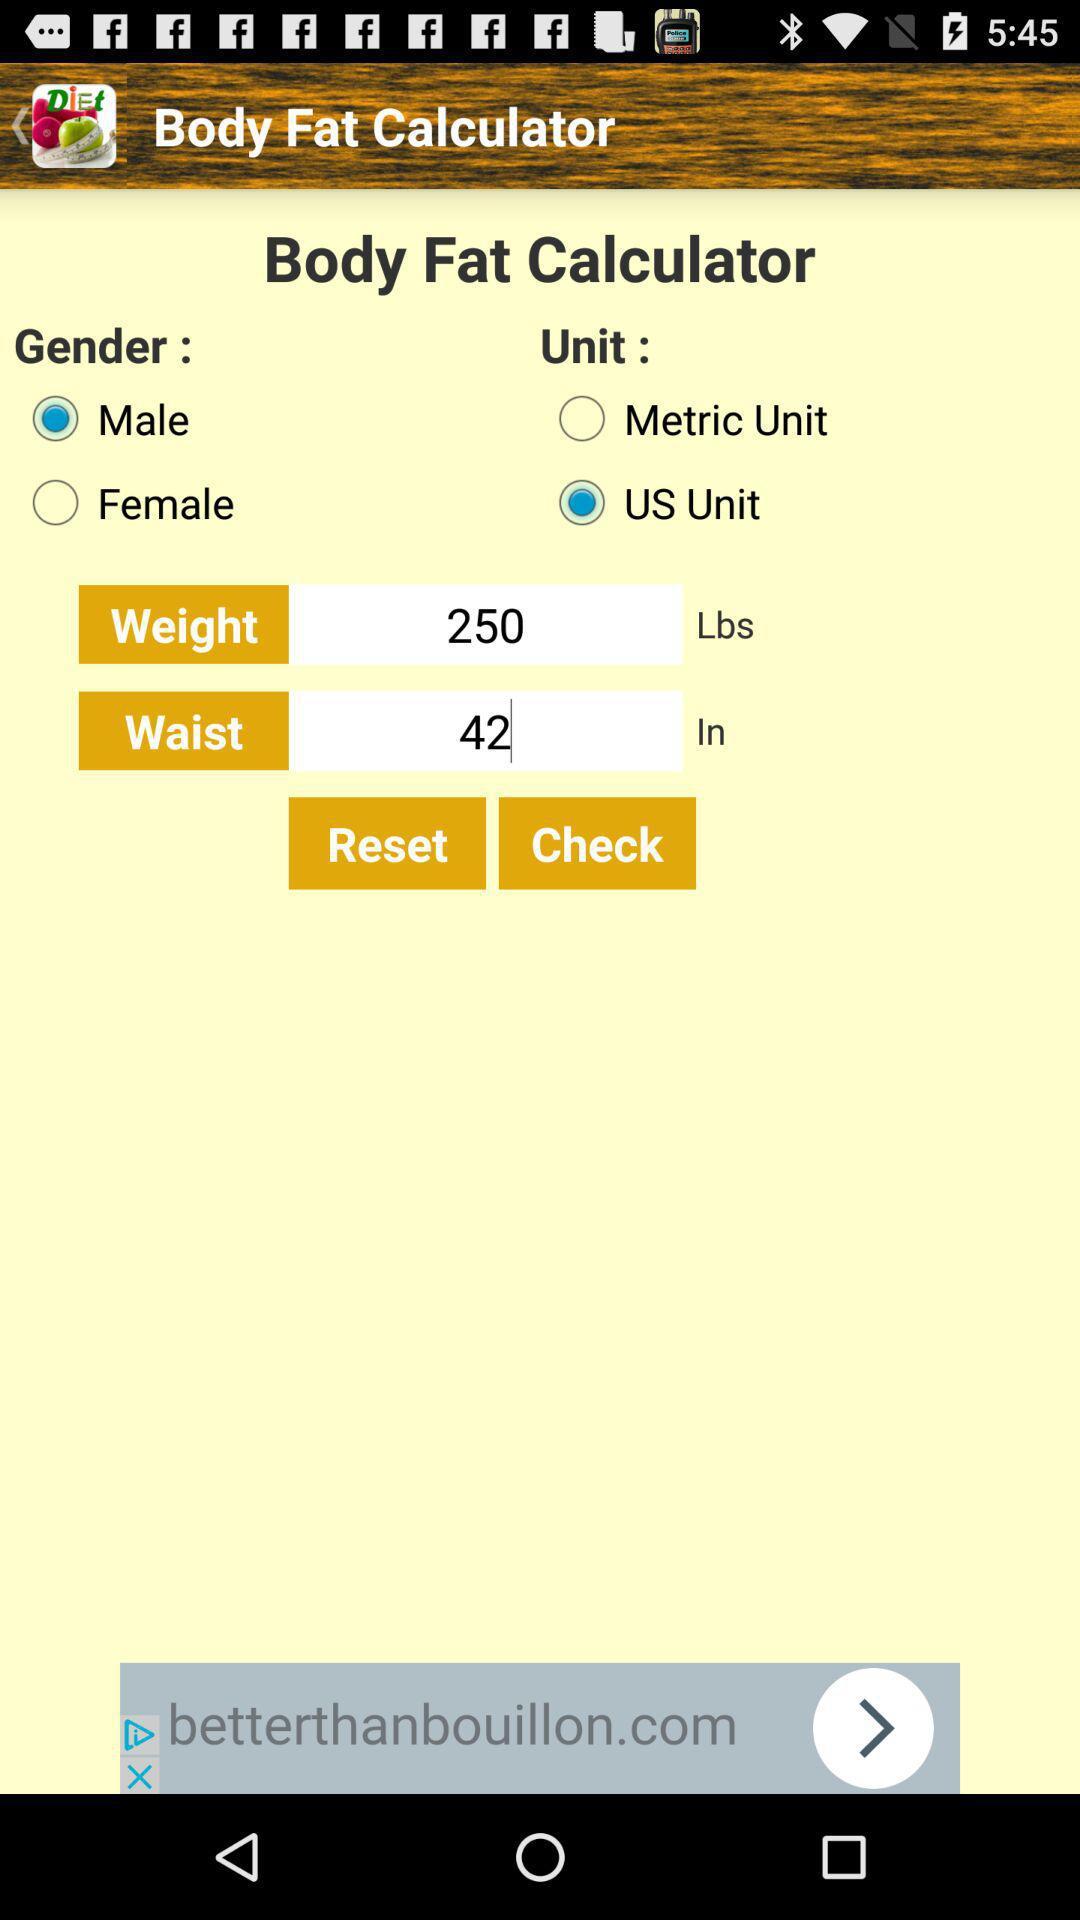 This screenshot has height=1920, width=1080. Describe the element at coordinates (540, 1727) in the screenshot. I see `see advertisement` at that location.